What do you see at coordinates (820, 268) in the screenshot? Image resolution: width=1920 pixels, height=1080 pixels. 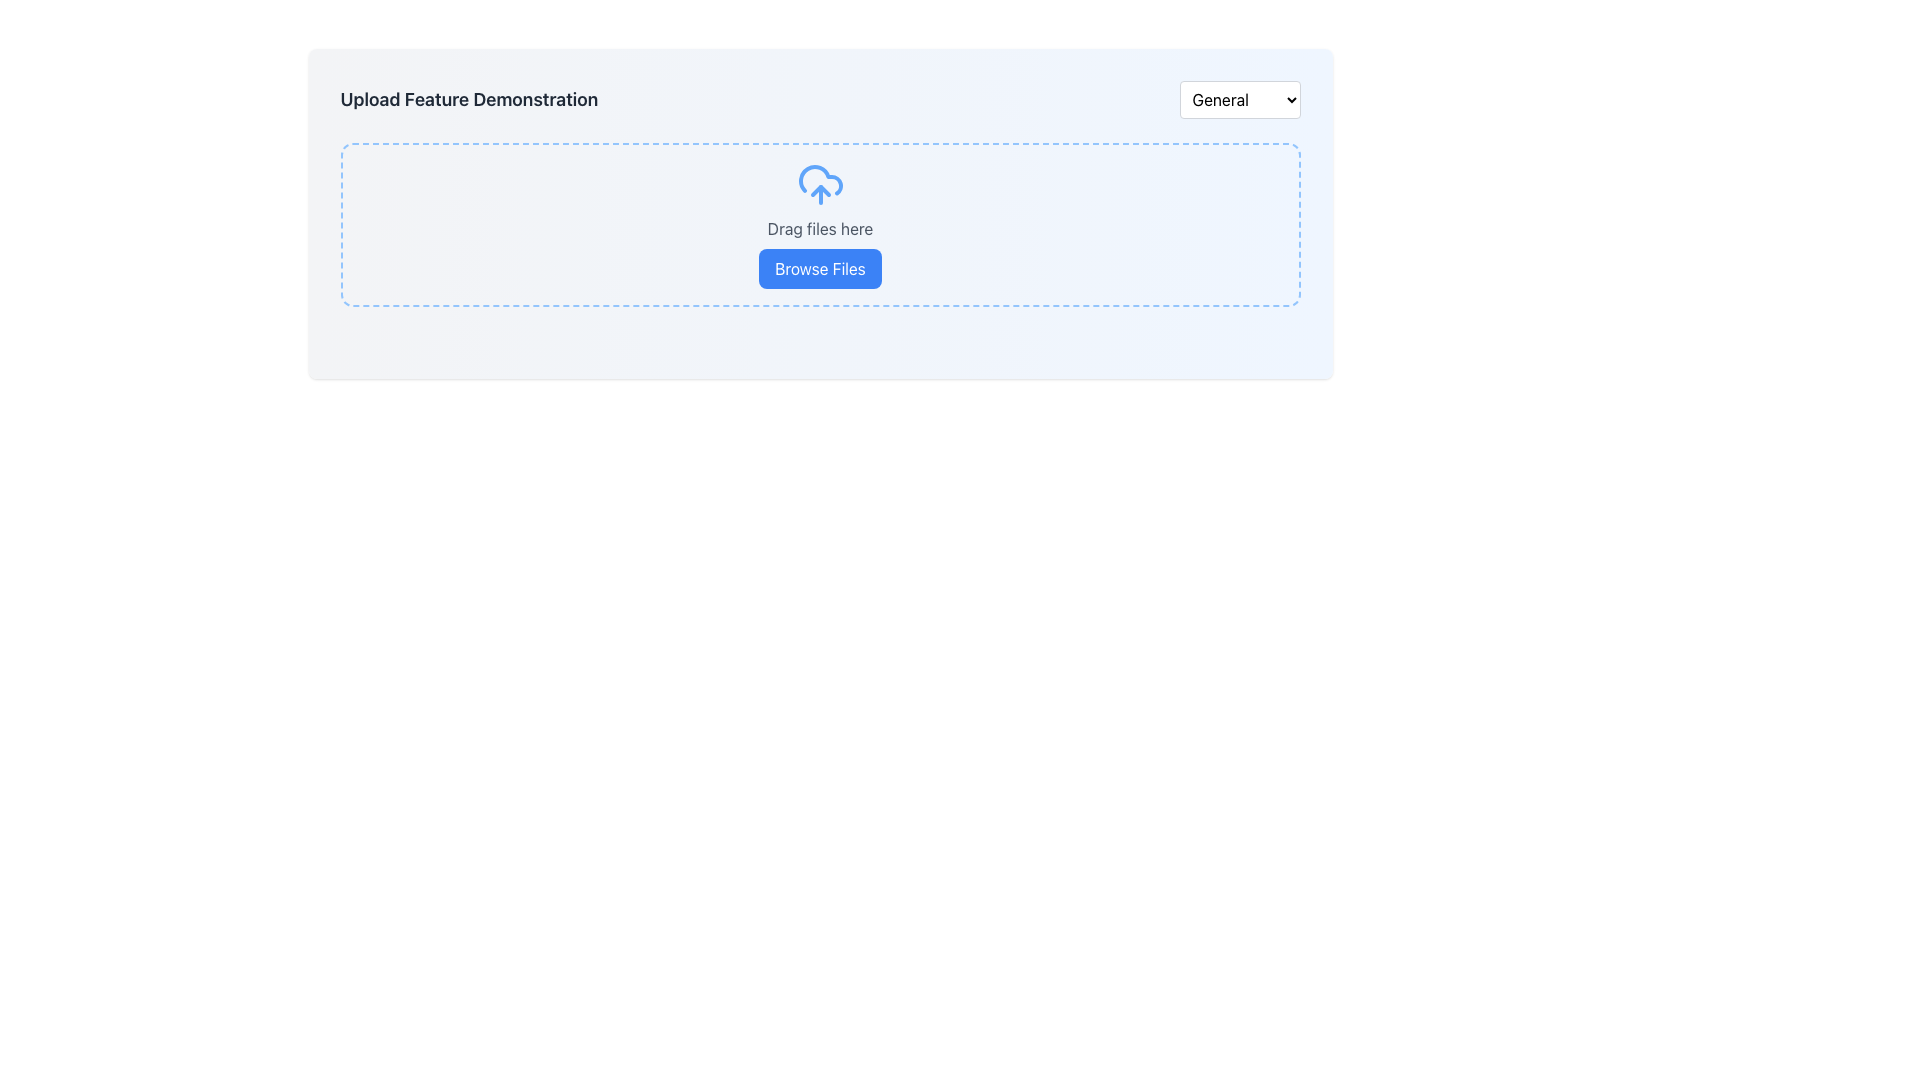 I see `the file upload button located below the 'Drag files here' text within the dashed-bordered area to change its shade` at bounding box center [820, 268].